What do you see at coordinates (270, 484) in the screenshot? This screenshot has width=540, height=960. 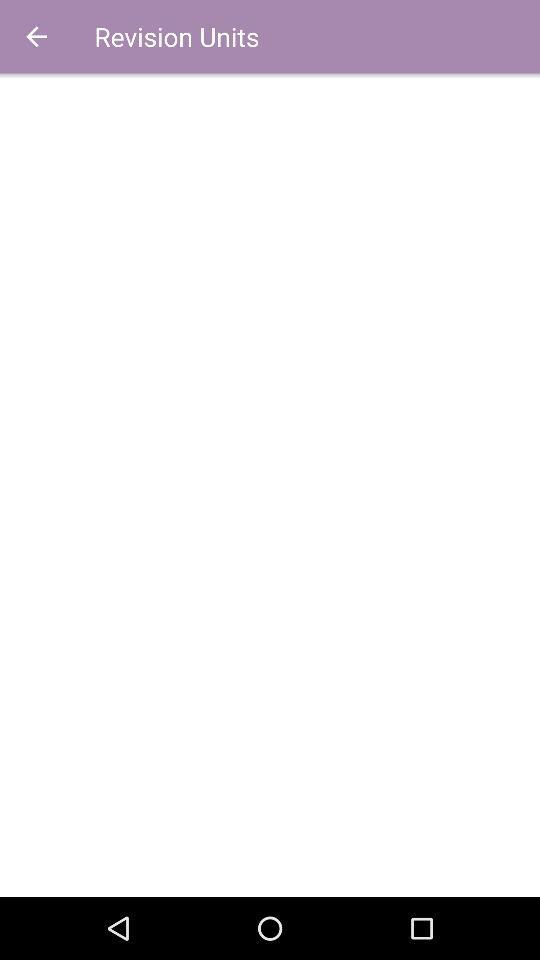 I see `icon below the revision units icon` at bounding box center [270, 484].